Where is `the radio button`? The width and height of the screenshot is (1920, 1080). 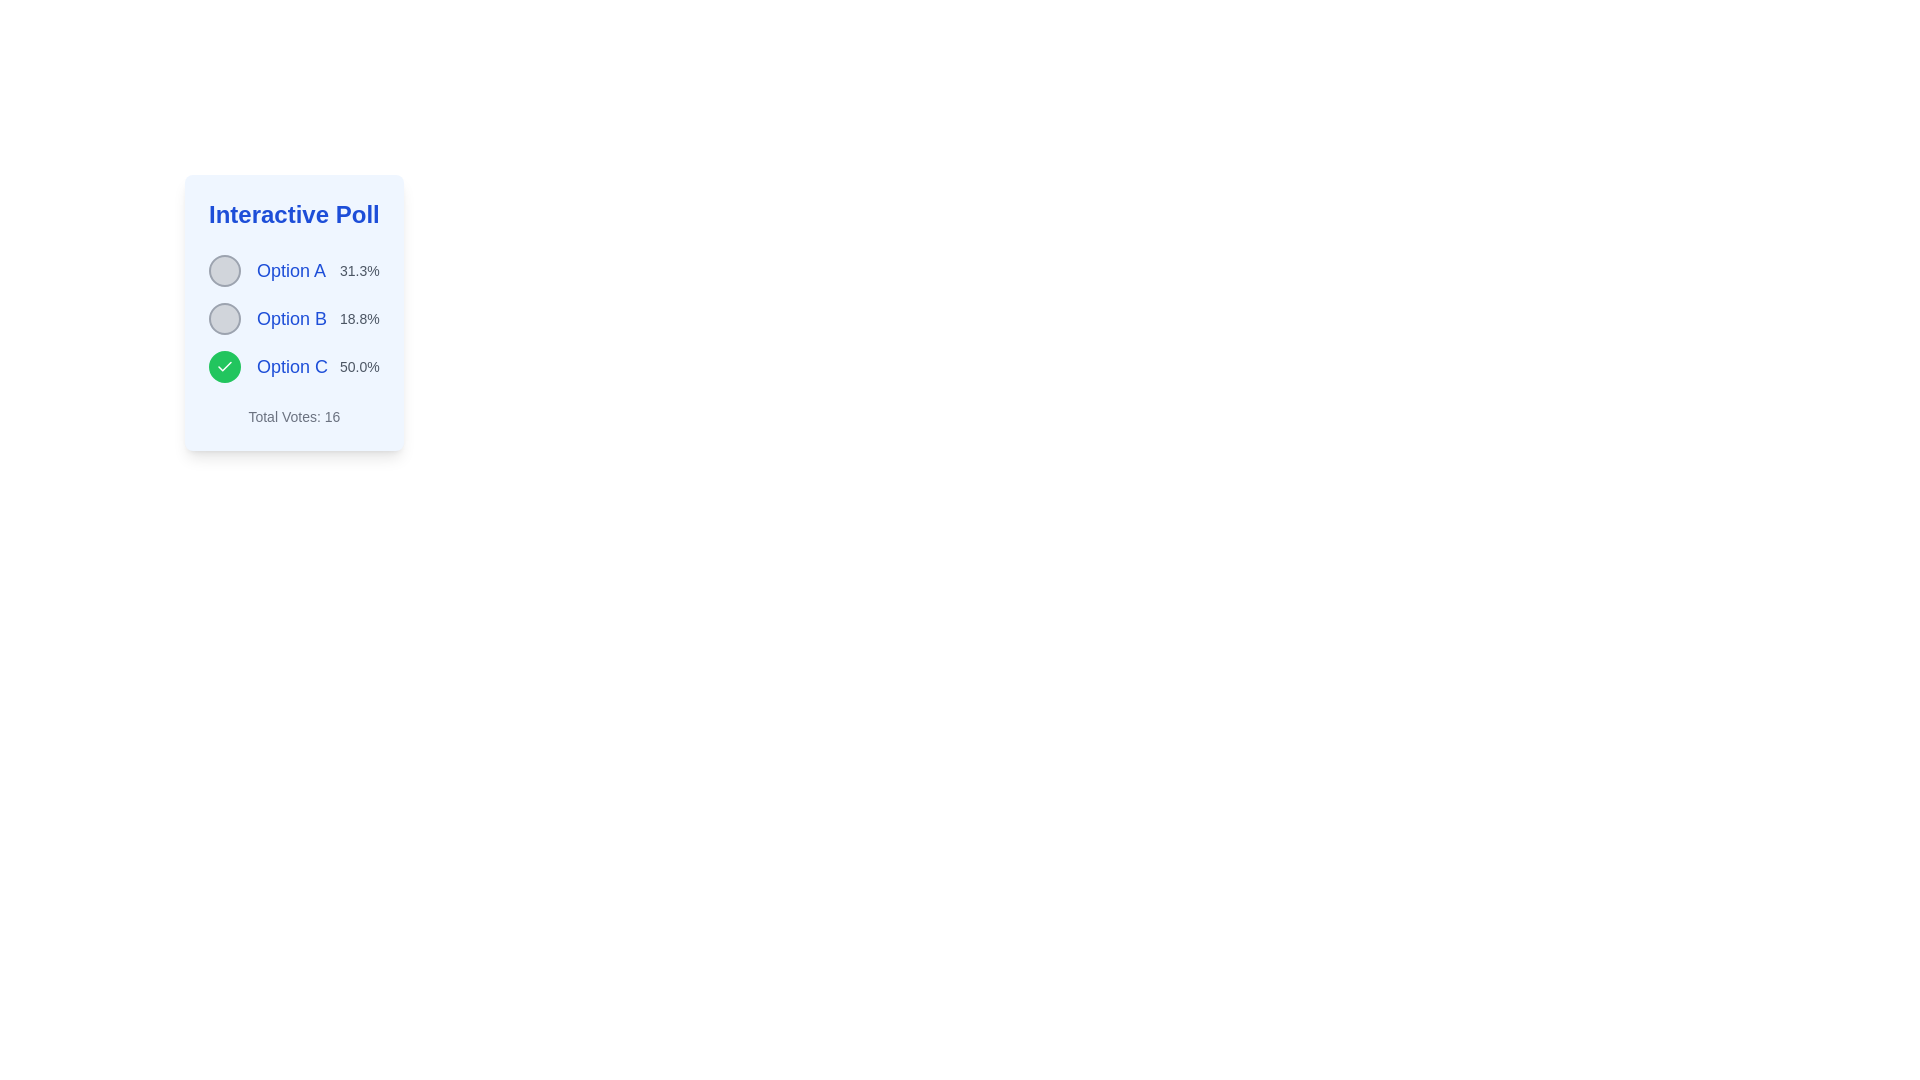
the radio button is located at coordinates (225, 318).